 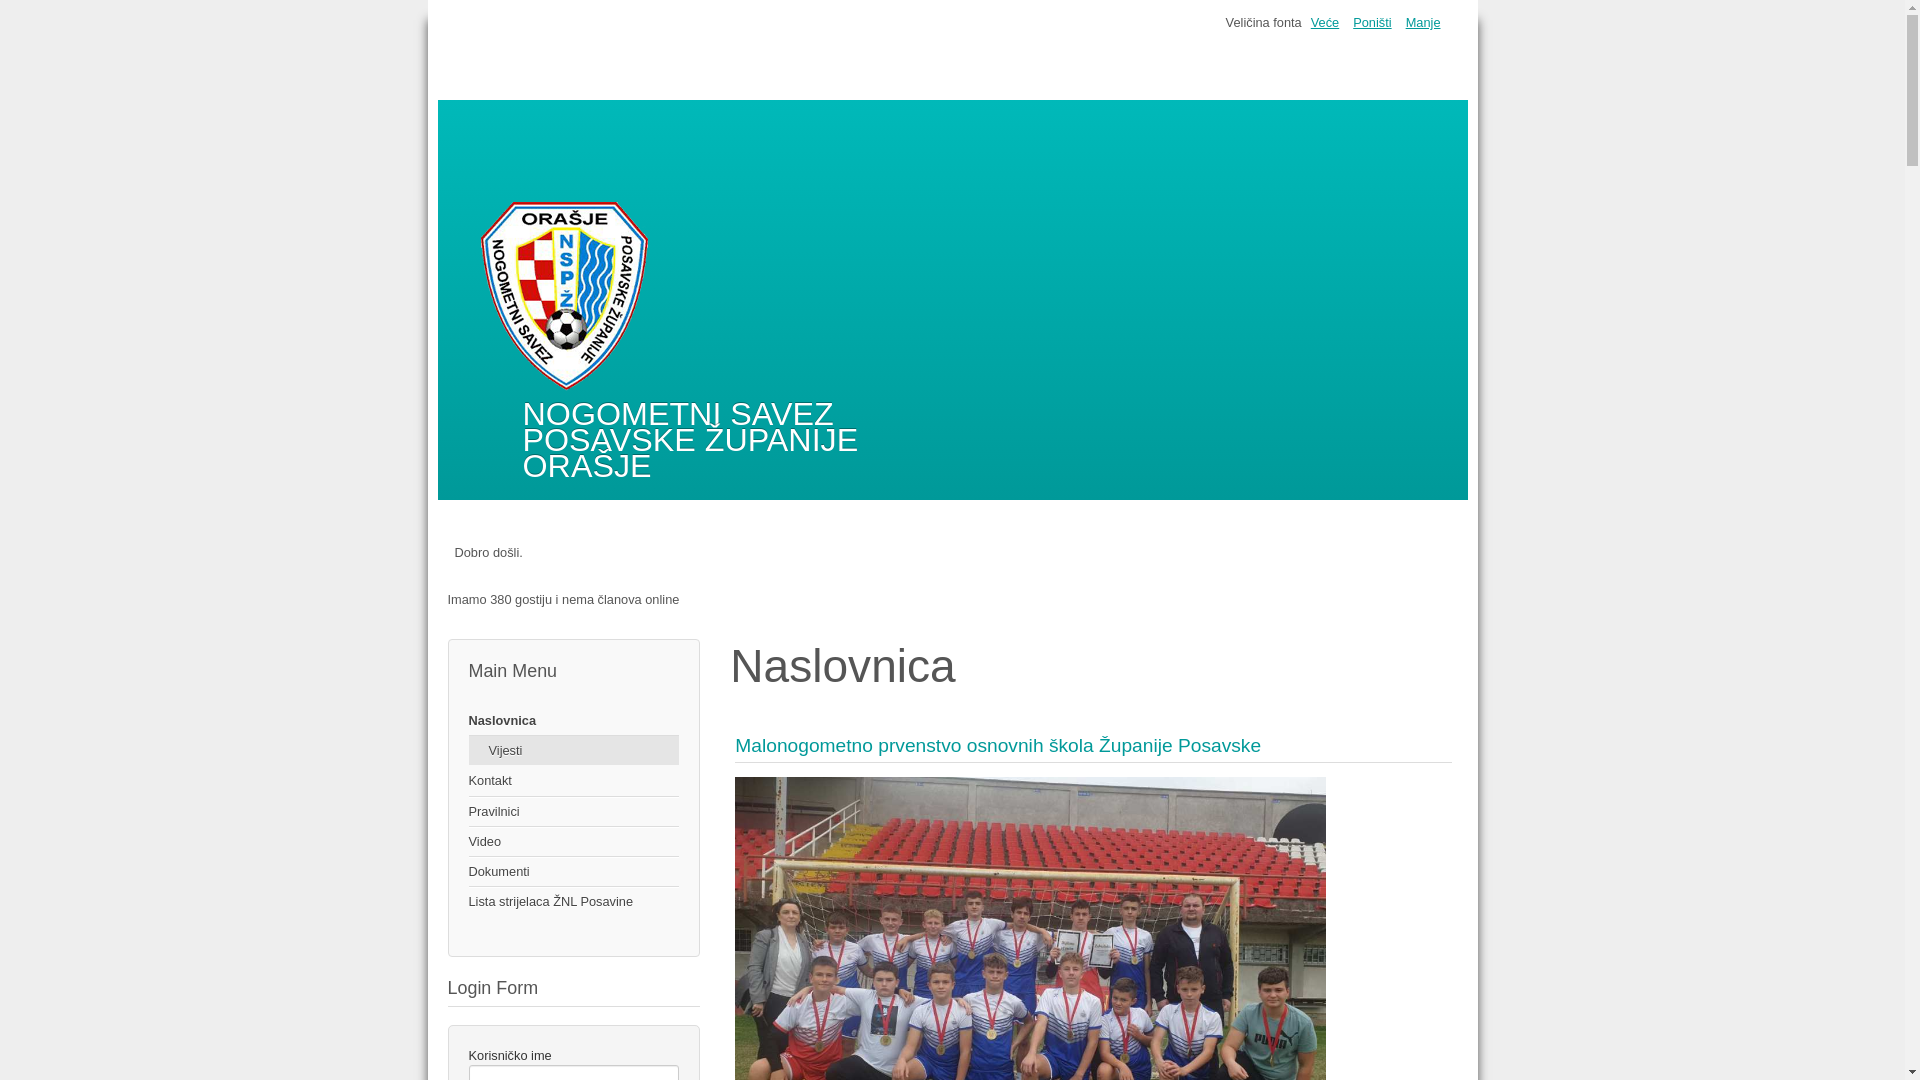 I want to click on 'Kontakt', so click(x=572, y=779).